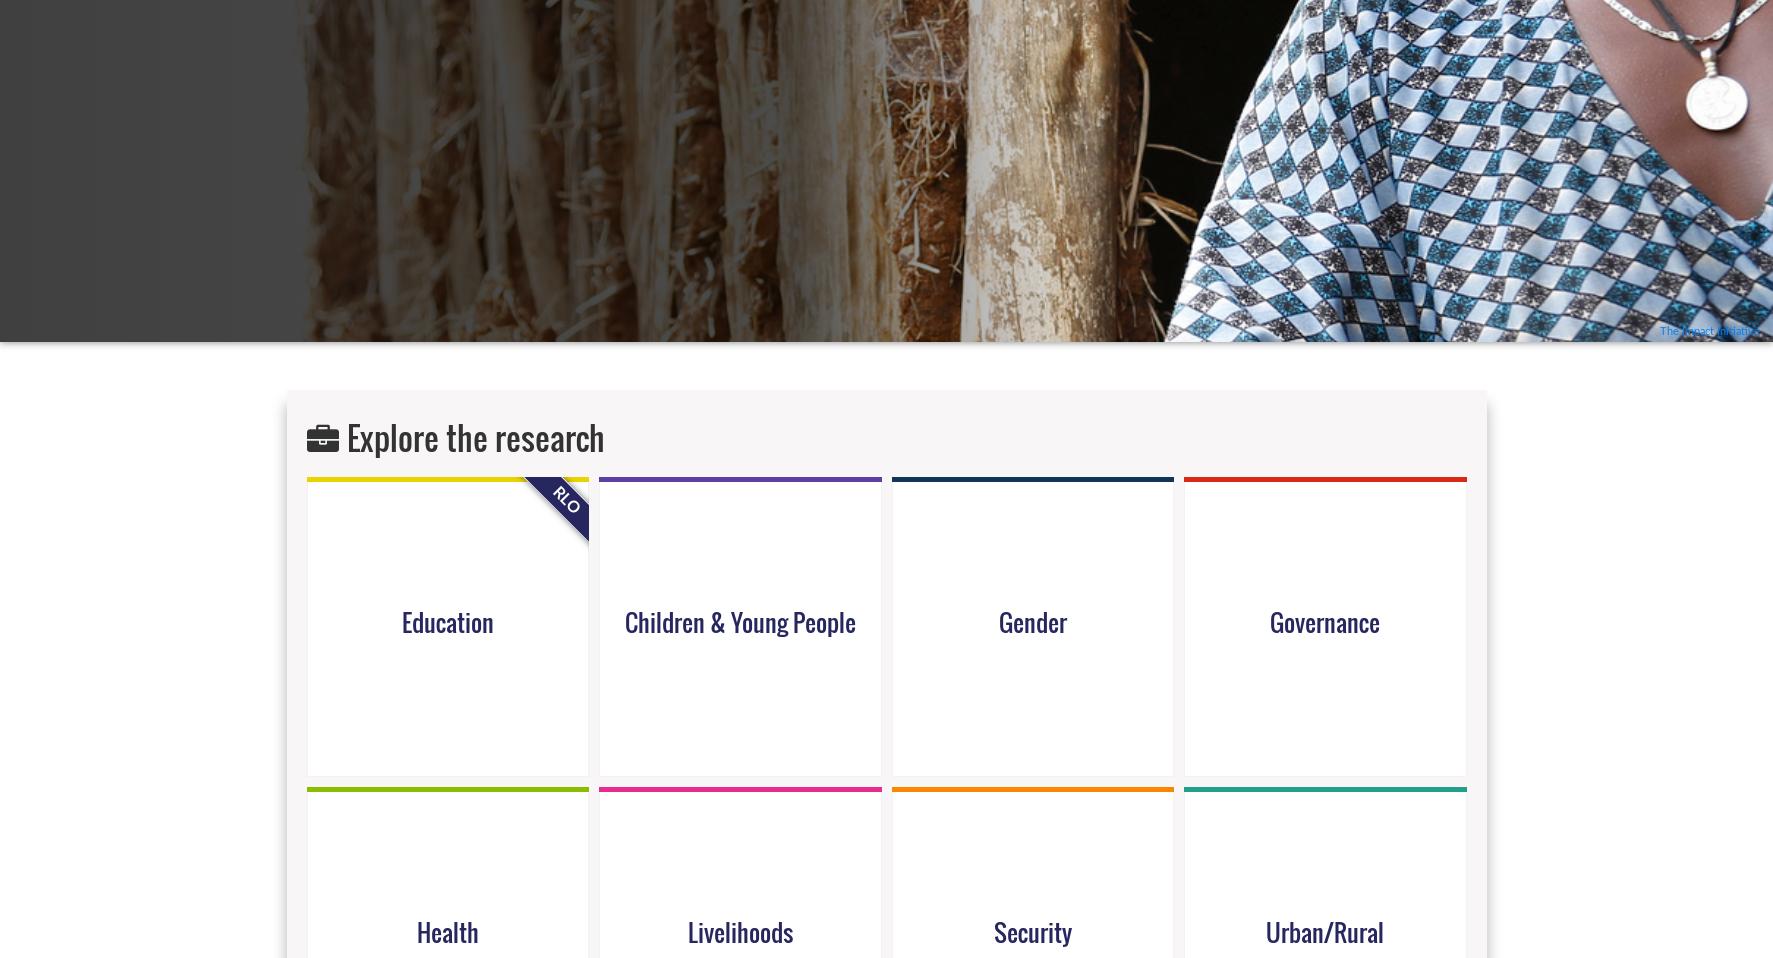  I want to click on 'Gender', so click(1031, 620).